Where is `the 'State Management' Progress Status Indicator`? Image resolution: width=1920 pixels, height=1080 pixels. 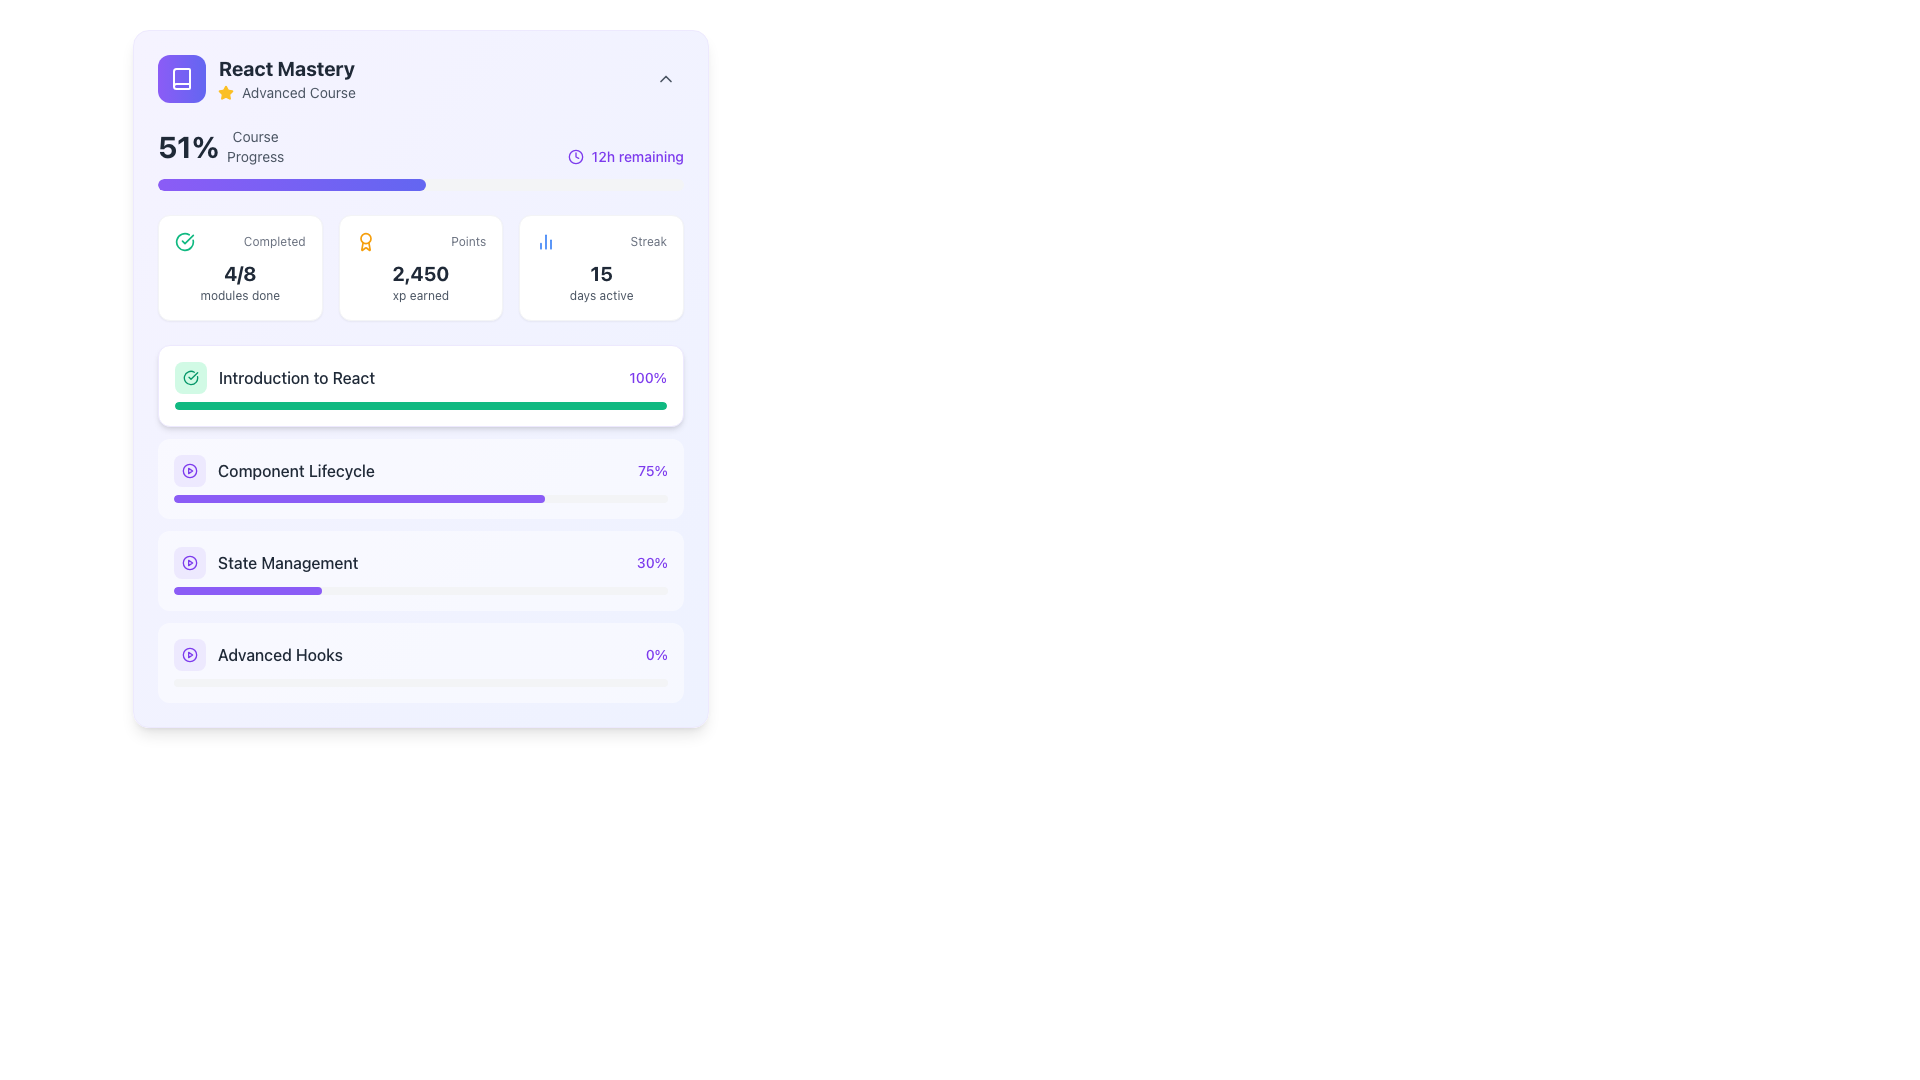 the 'State Management' Progress Status Indicator is located at coordinates (420, 563).